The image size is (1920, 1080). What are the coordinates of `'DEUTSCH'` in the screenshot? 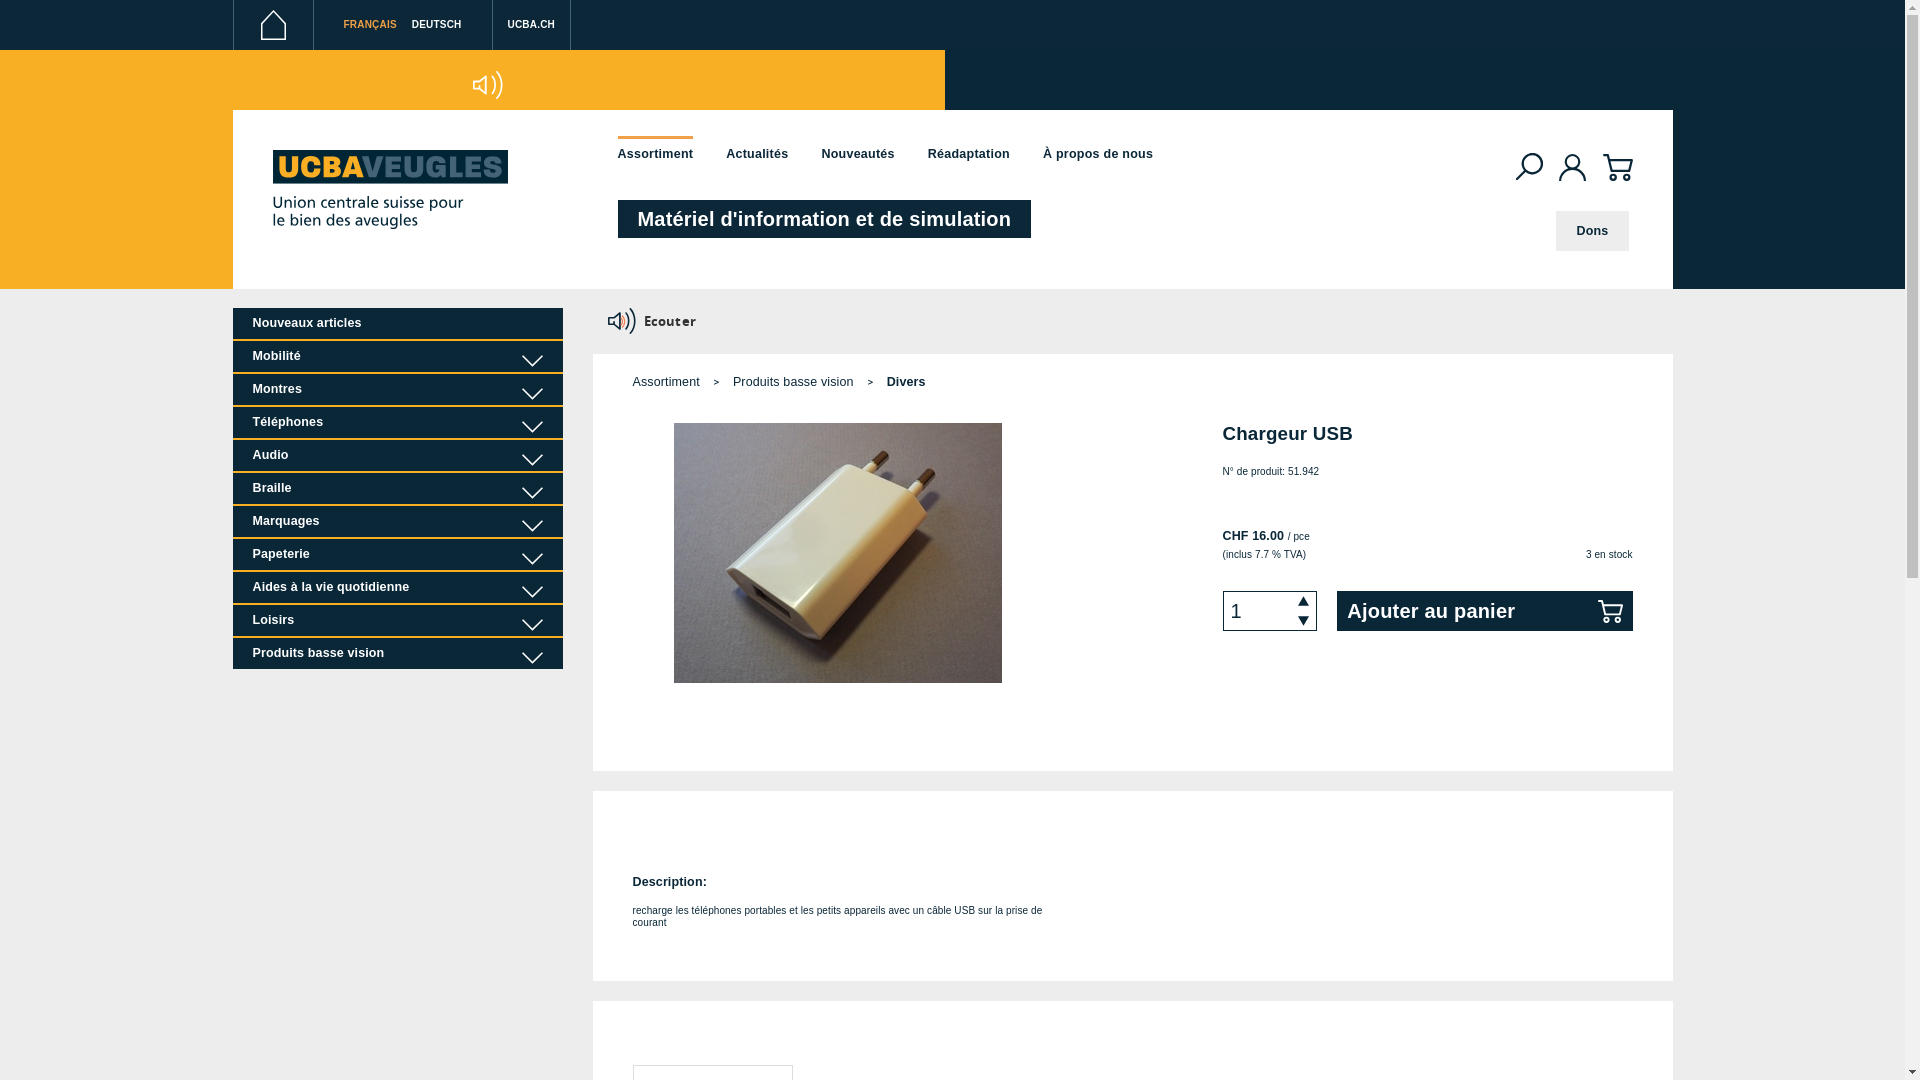 It's located at (435, 24).